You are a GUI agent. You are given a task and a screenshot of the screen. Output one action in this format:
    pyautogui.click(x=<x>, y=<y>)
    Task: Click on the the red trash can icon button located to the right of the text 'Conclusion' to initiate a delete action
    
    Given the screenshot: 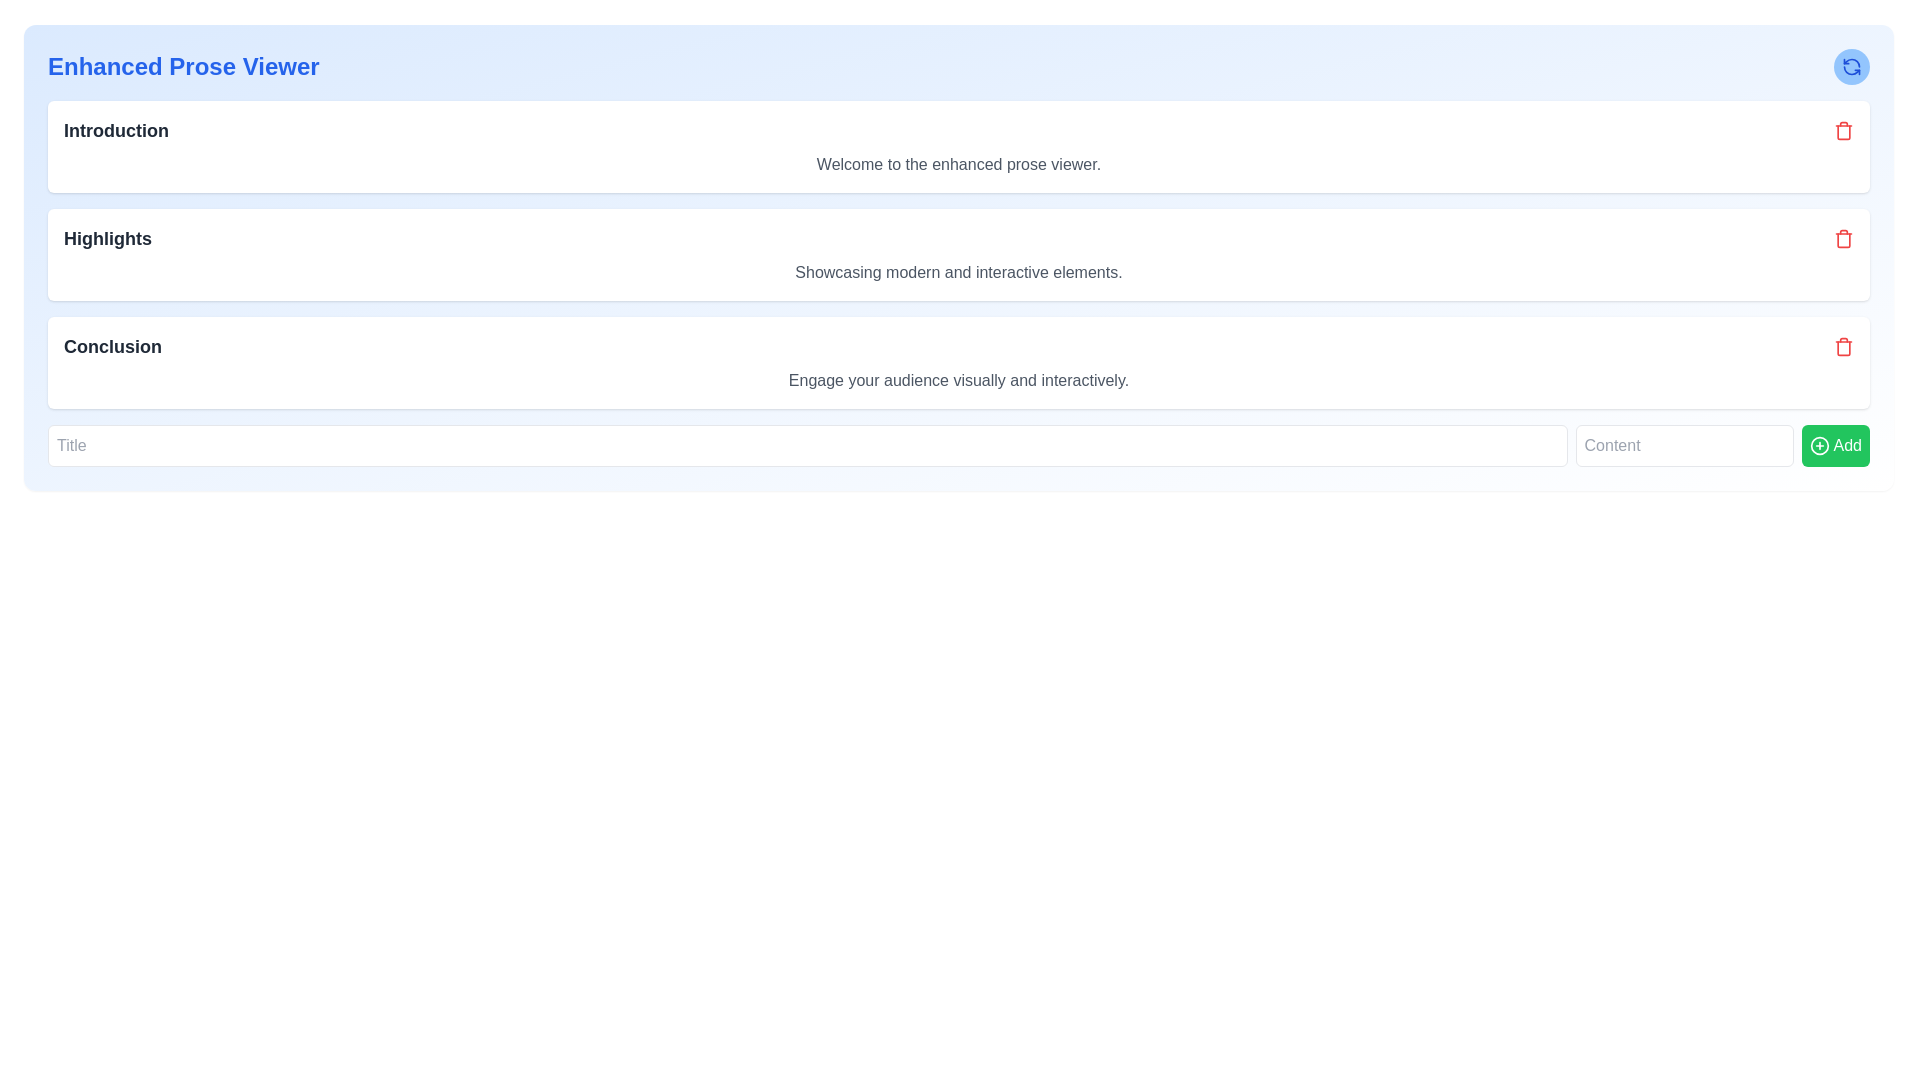 What is the action you would take?
    pyautogui.click(x=1842, y=346)
    